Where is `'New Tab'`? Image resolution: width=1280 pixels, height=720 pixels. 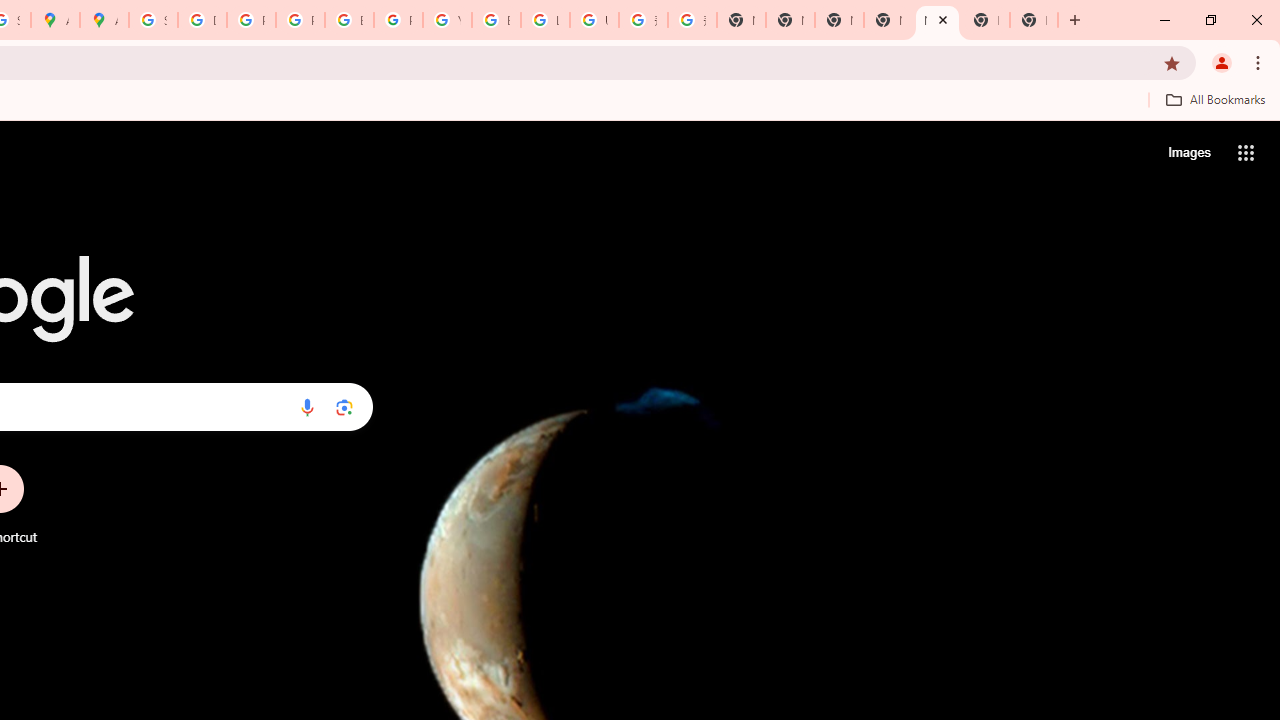 'New Tab' is located at coordinates (986, 20).